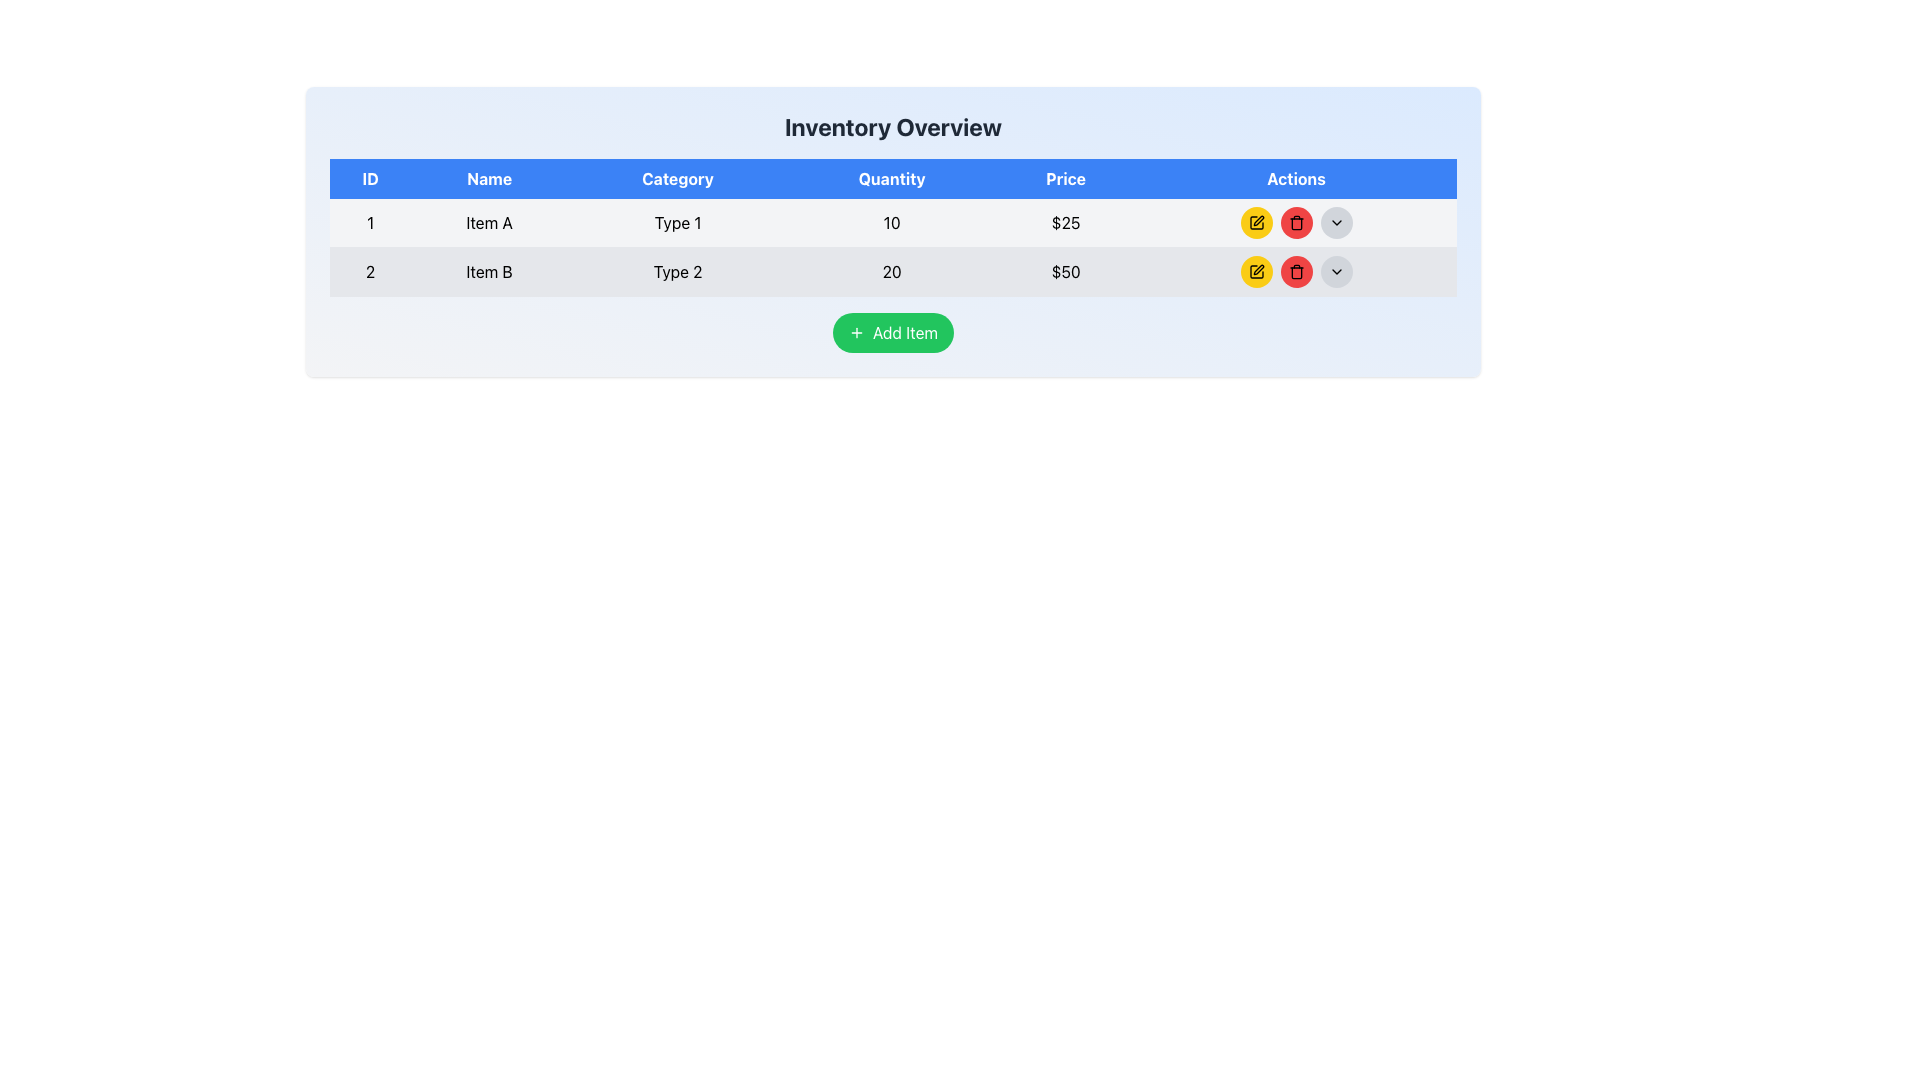 This screenshot has height=1080, width=1920. What do you see at coordinates (891, 223) in the screenshot?
I see `the non-interactive text display for the quantity of an inventory item in the fourth column of the first row under the 'Quantity' header in the light blue 'Inventory Overview' area` at bounding box center [891, 223].